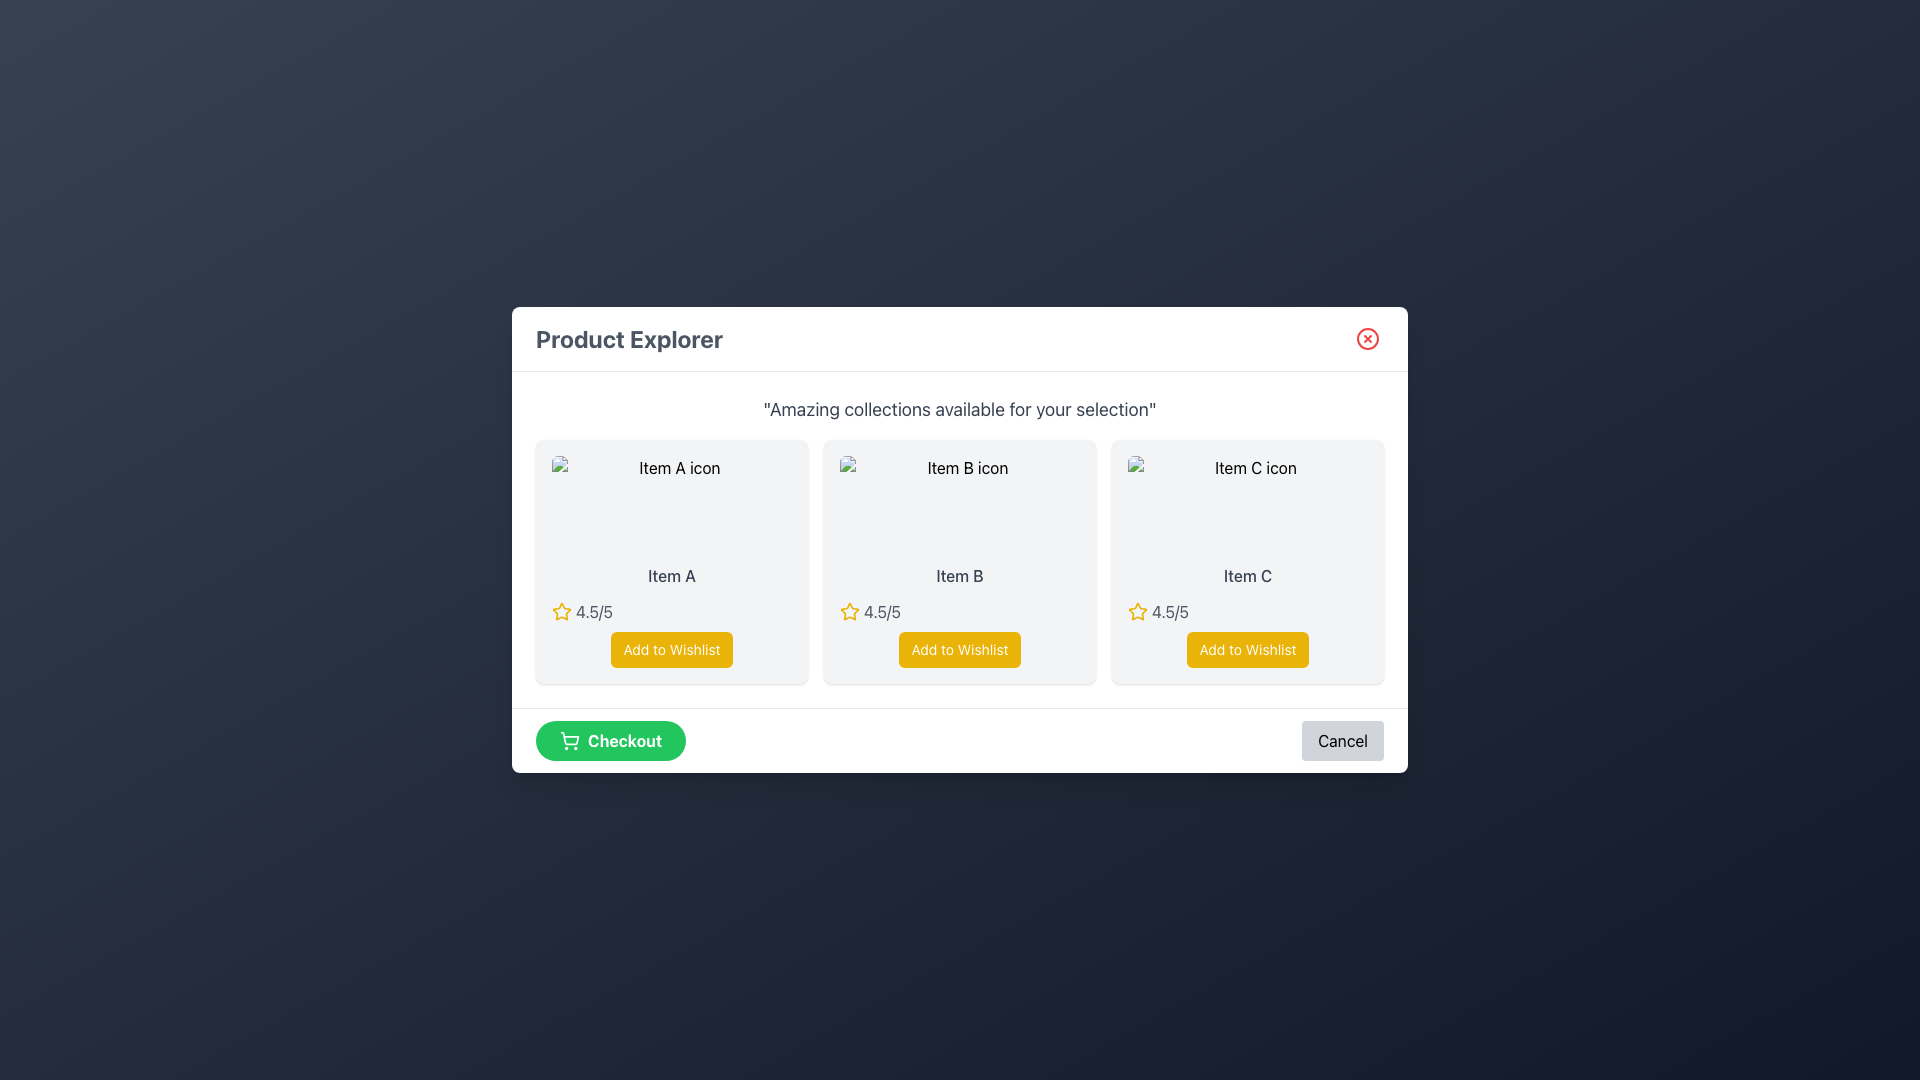 This screenshot has width=1920, height=1080. I want to click on the rectangular image thumbnail with rounded corners displaying 'Item B', so click(960, 503).